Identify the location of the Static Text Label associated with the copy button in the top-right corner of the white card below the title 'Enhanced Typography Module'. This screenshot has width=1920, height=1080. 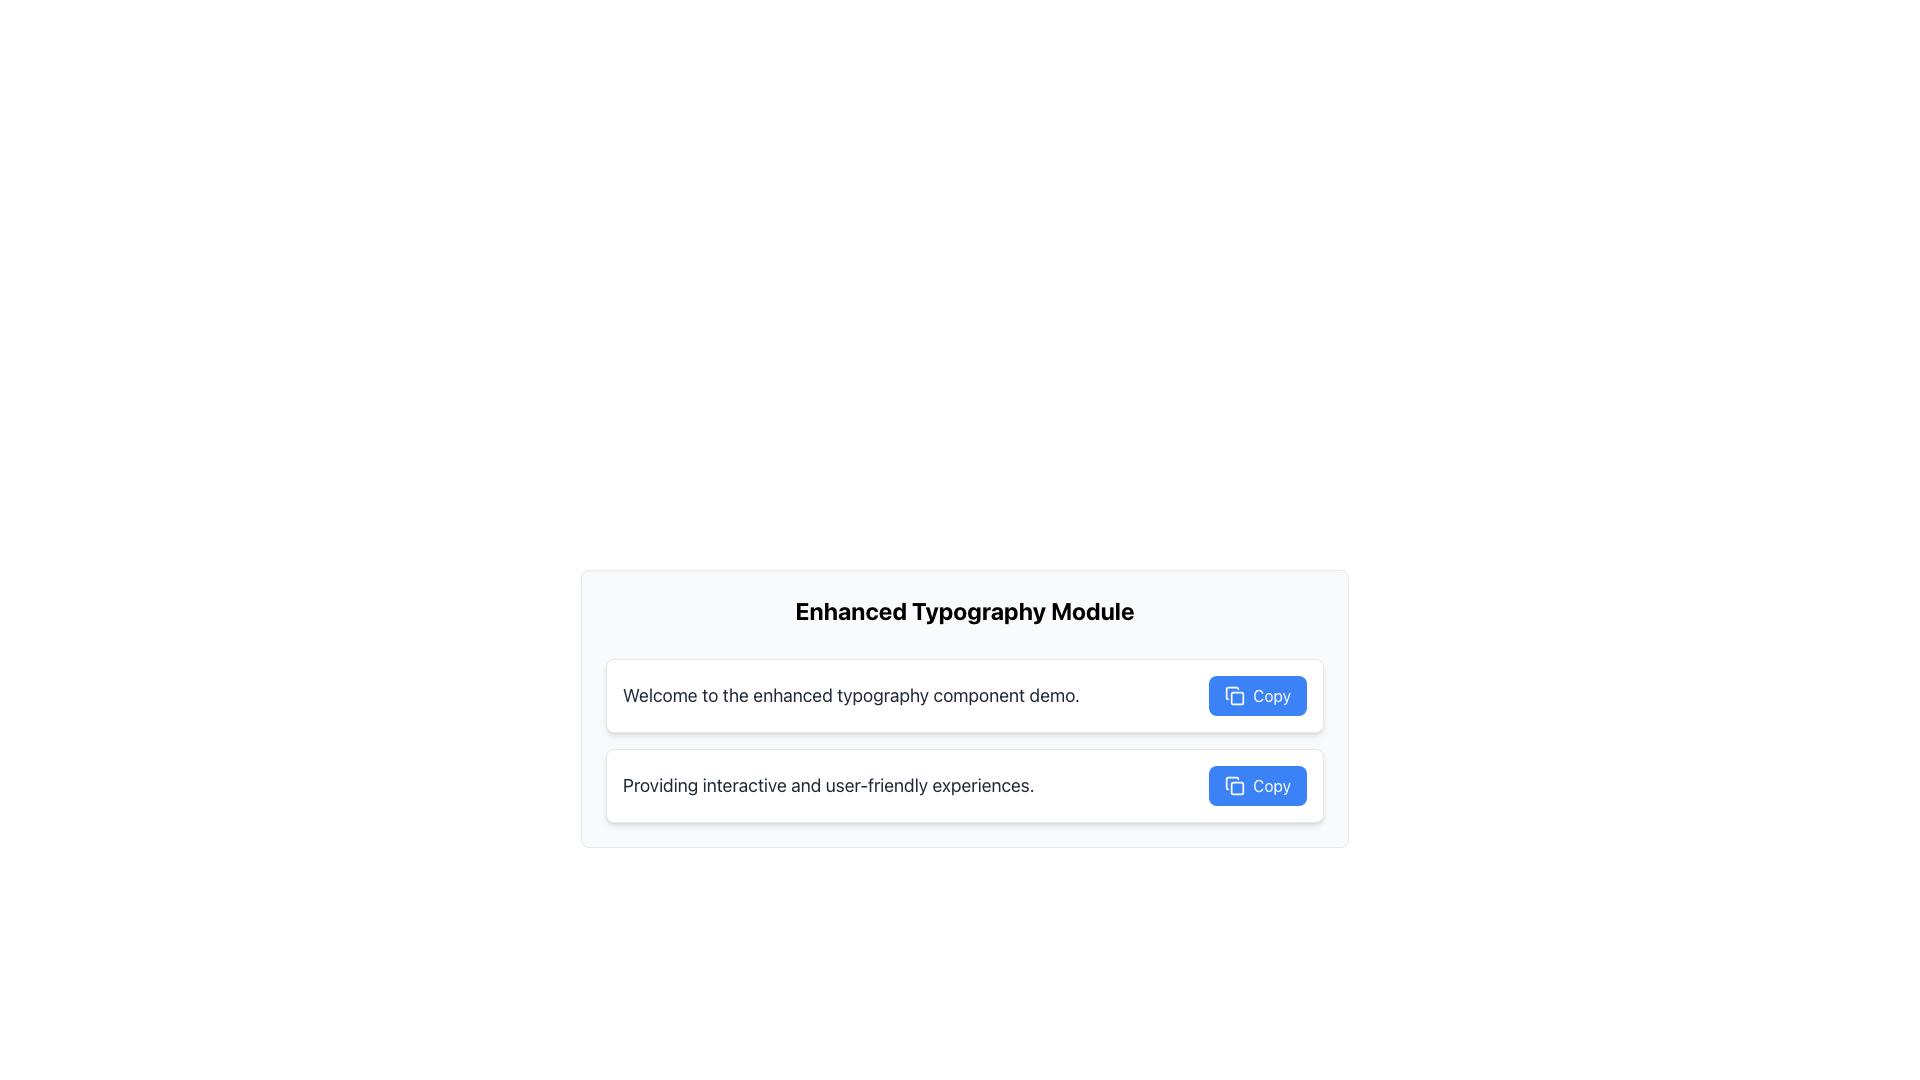
(1271, 694).